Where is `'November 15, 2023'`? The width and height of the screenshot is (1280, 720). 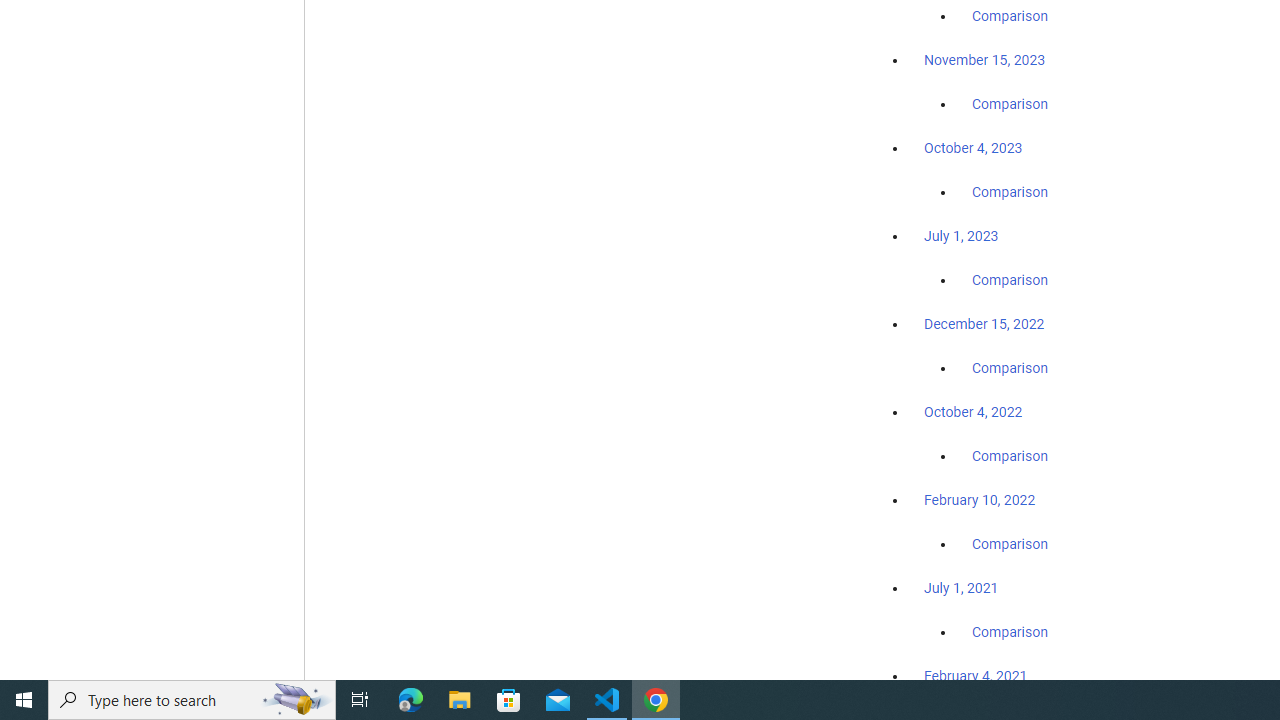 'November 15, 2023' is located at coordinates (984, 59).